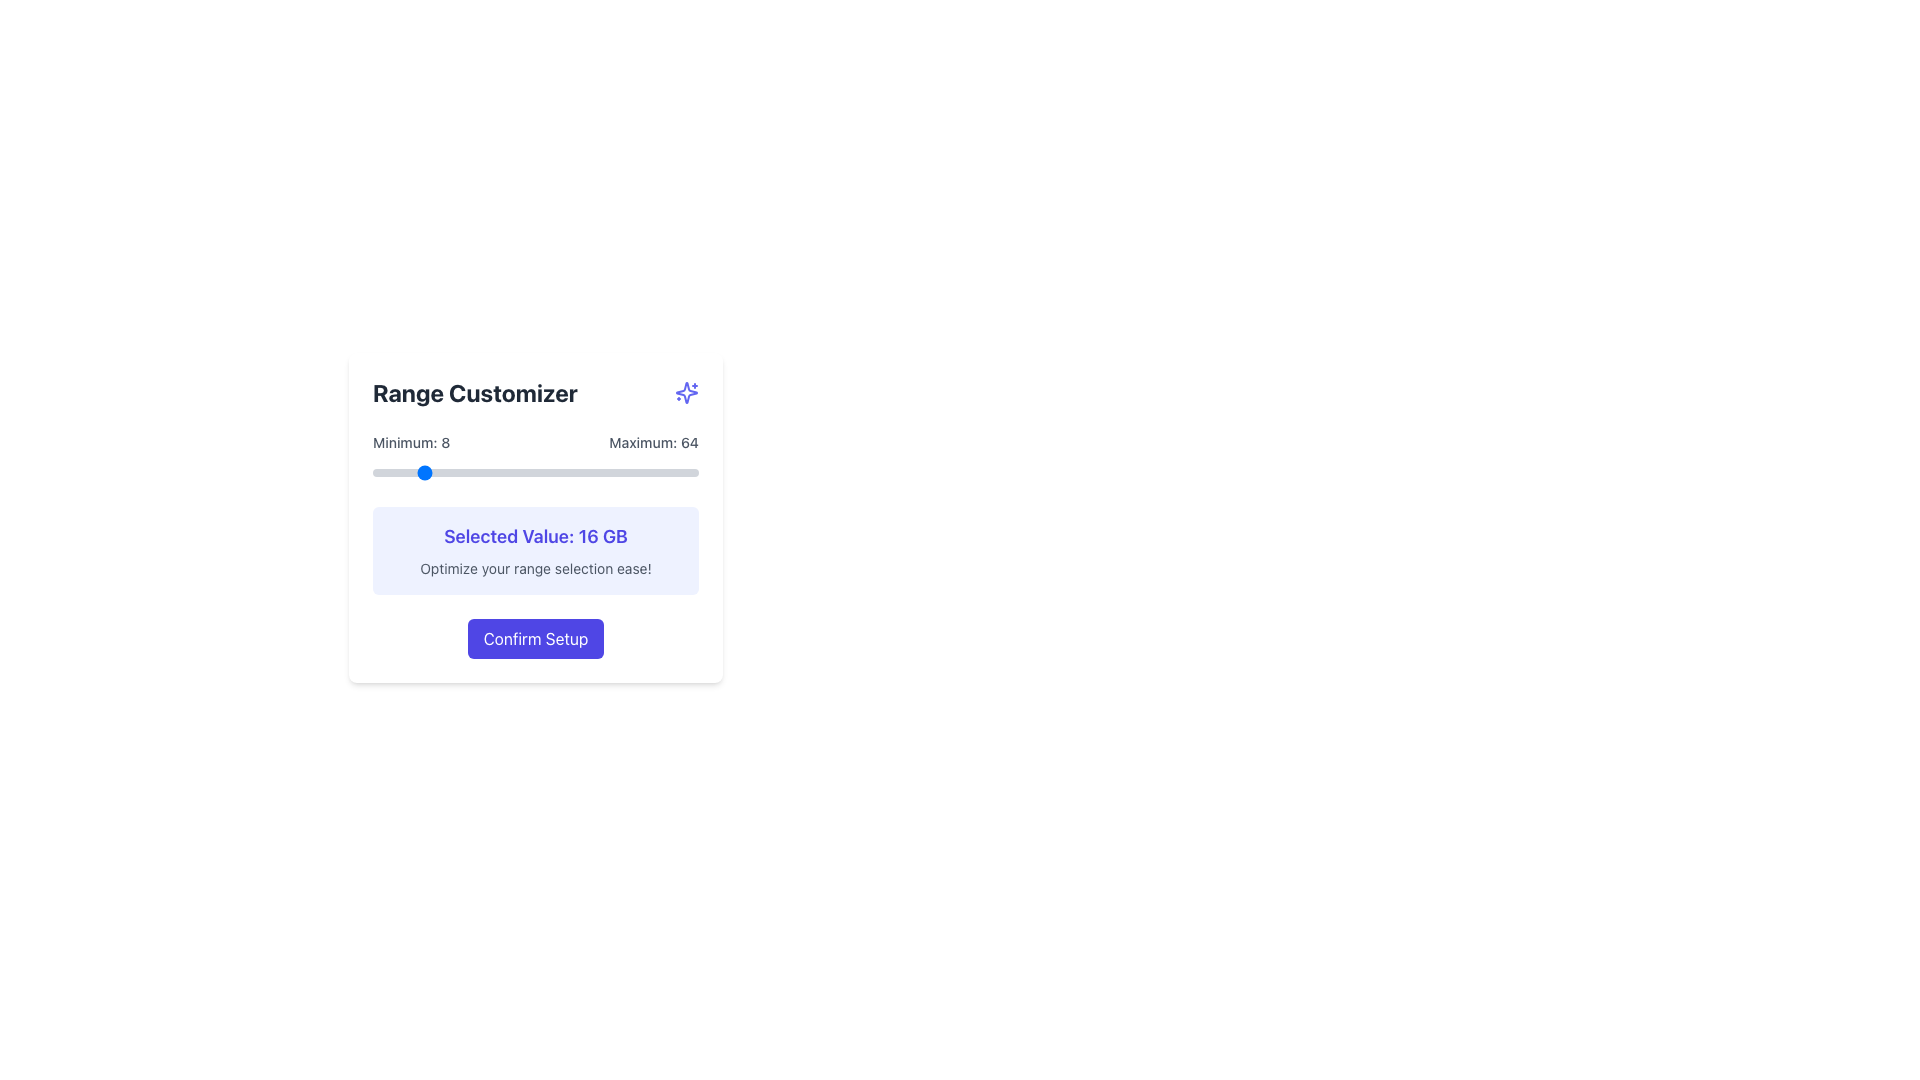  I want to click on the slider value, so click(390, 473).